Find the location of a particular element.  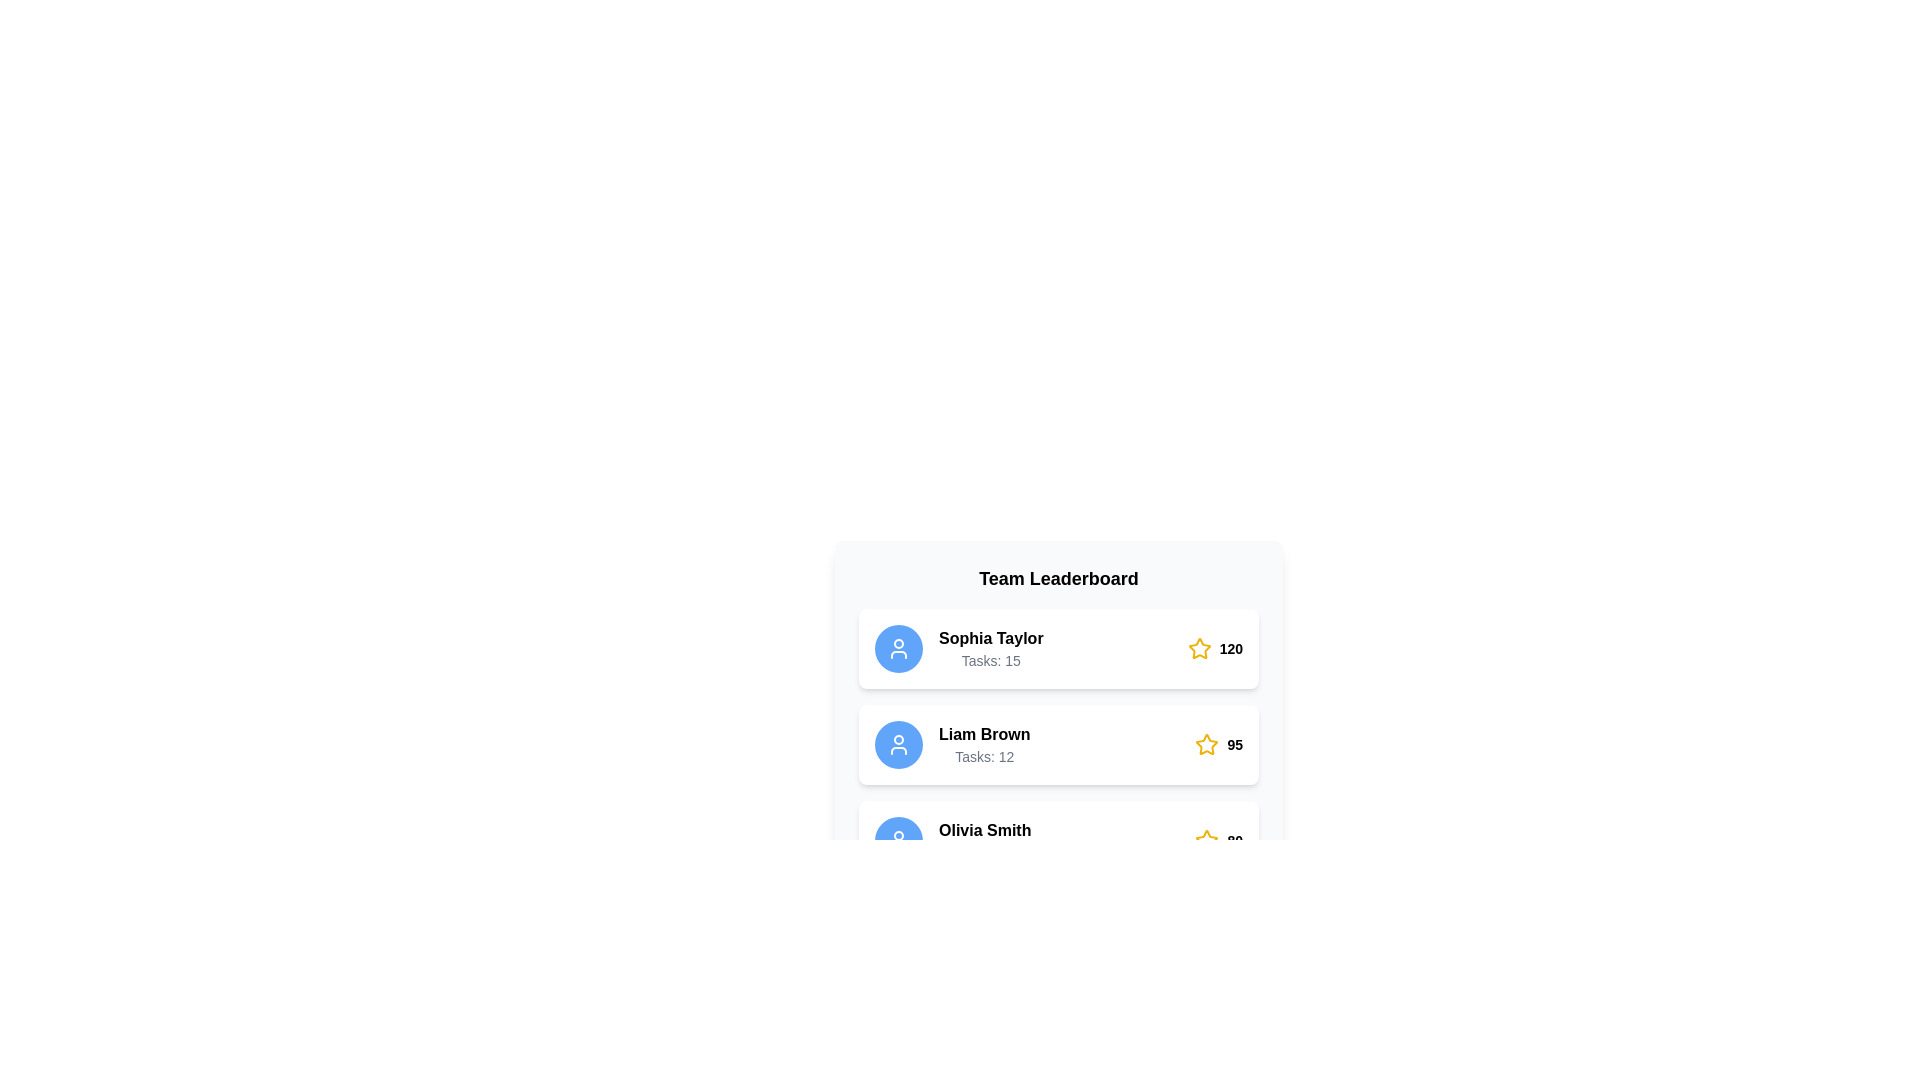

the circular avatar component with a blue background and a white user icon, which is the leftmost element of the 'Olivia Smith' leaderboard entry is located at coordinates (897, 840).